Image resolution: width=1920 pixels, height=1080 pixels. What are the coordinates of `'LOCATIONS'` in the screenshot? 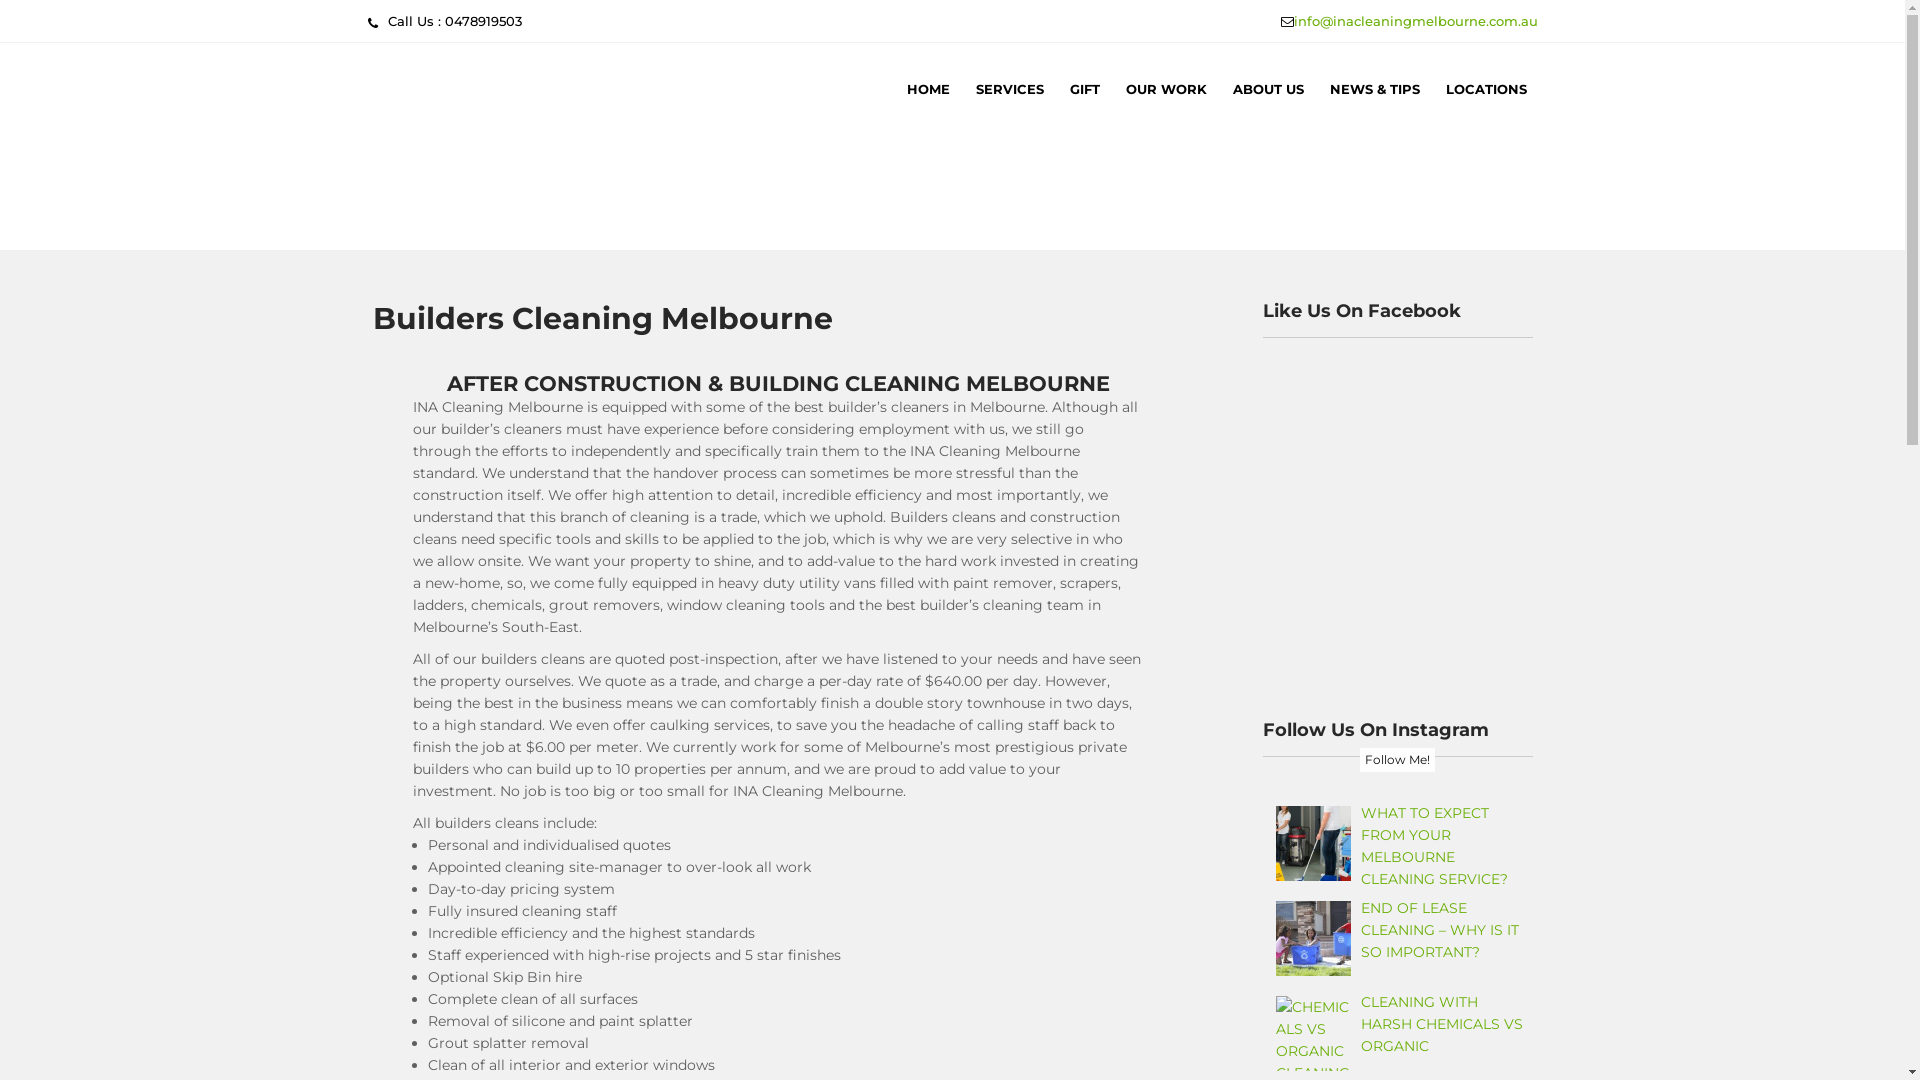 It's located at (1433, 87).